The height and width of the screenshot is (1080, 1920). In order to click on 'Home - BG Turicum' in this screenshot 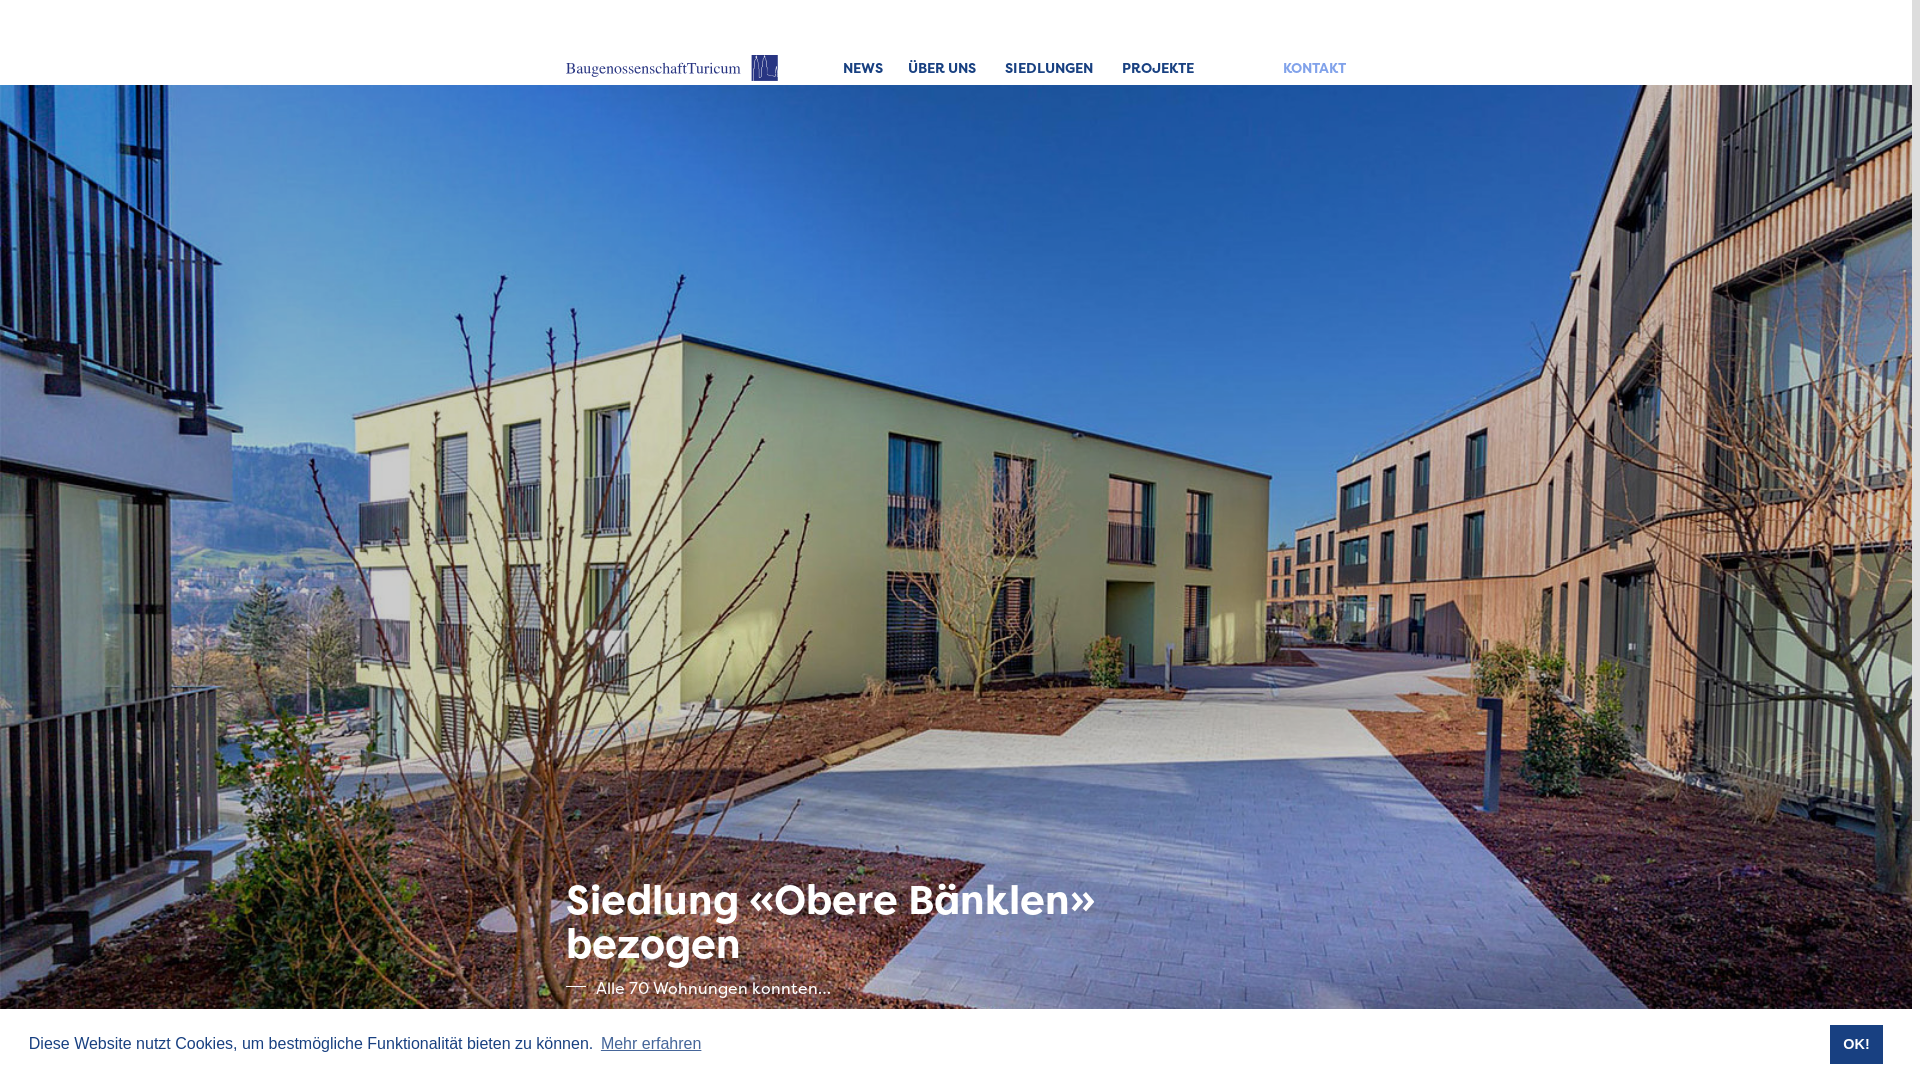, I will do `click(672, 67)`.